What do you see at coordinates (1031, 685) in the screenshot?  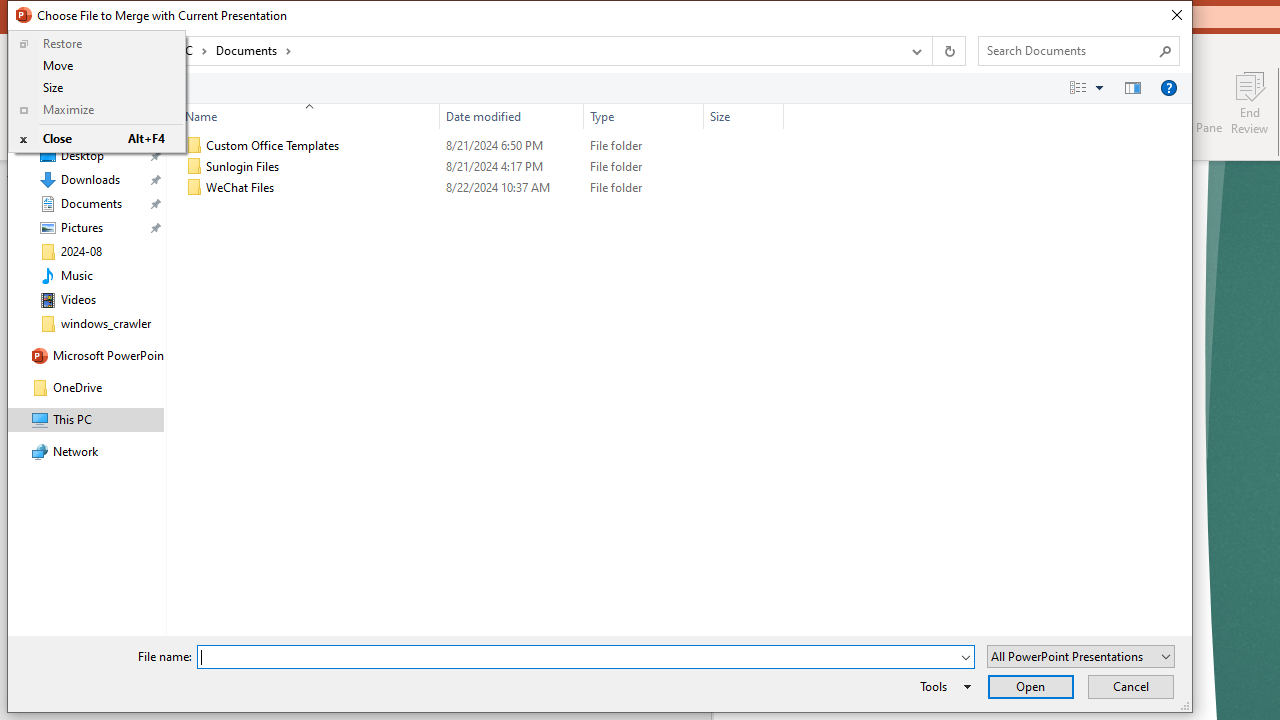 I see `'Open'` at bounding box center [1031, 685].